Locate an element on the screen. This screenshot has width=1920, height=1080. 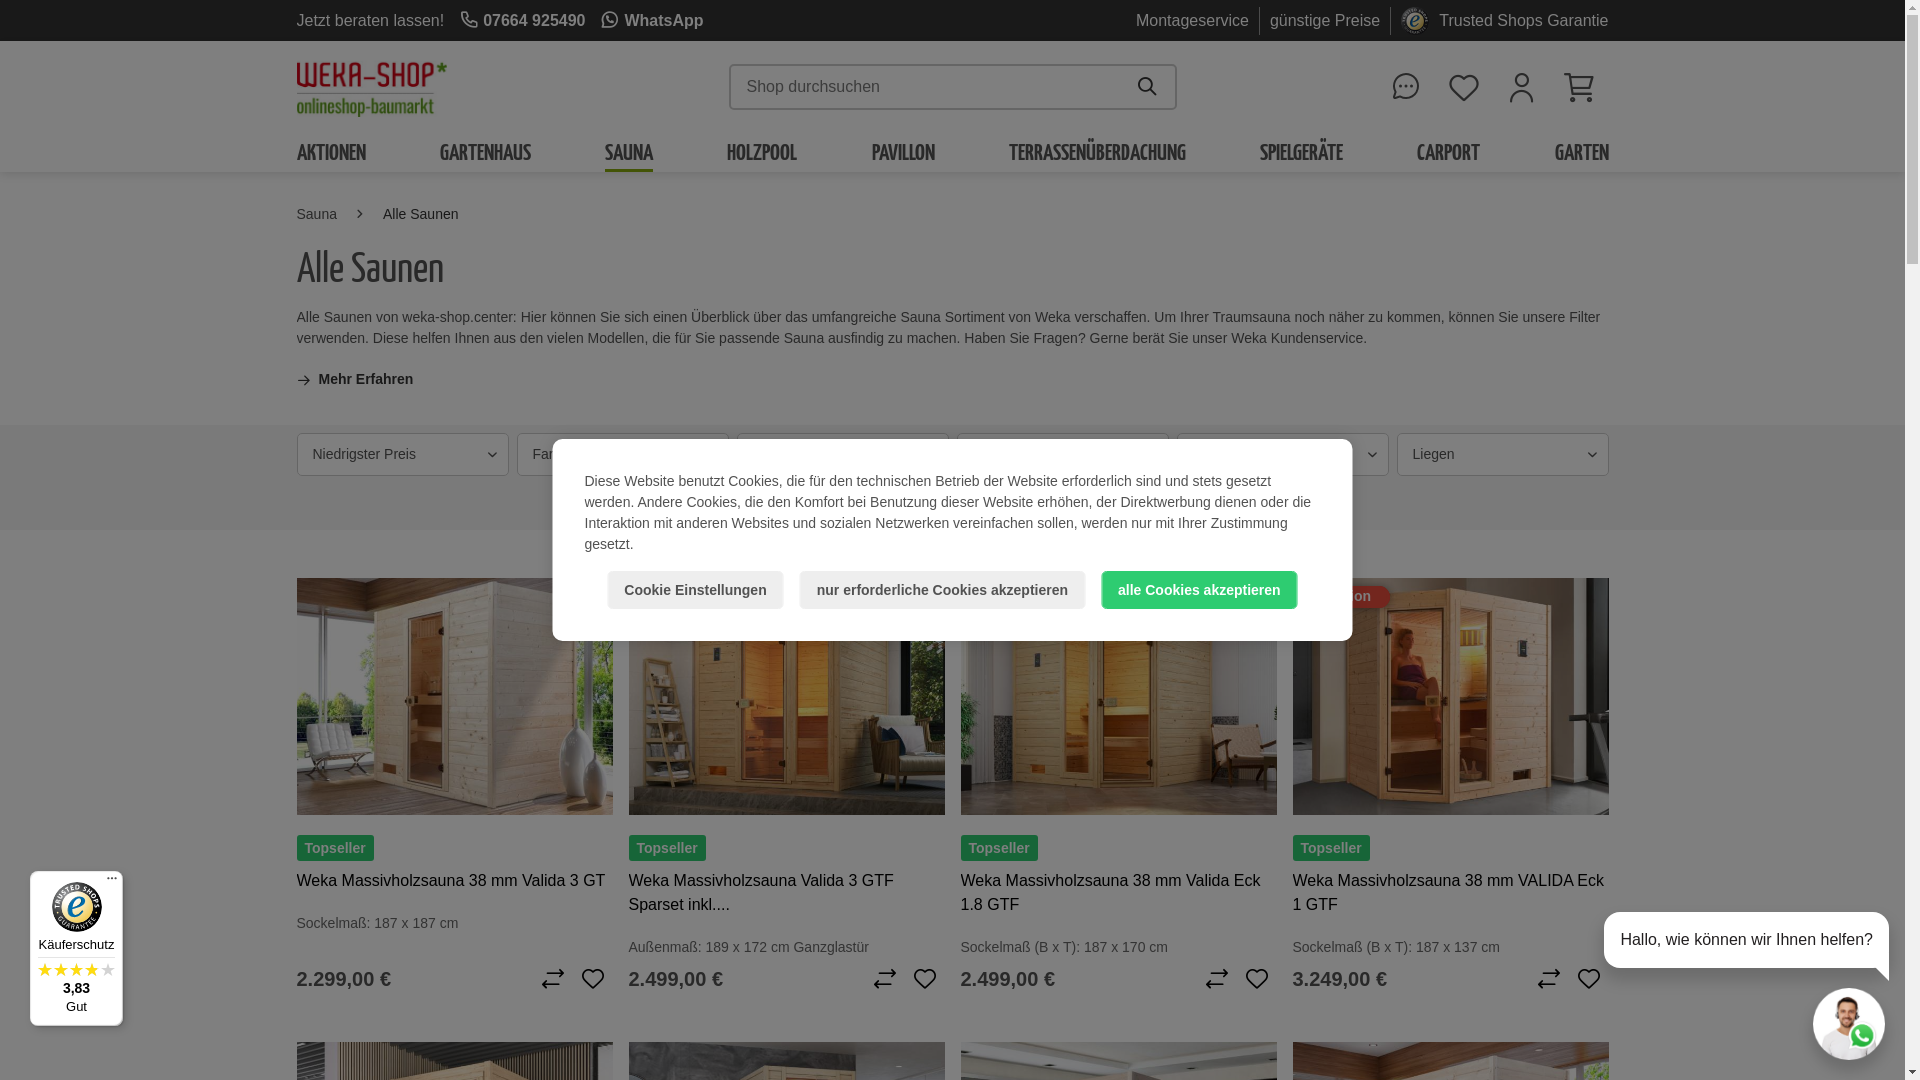
'Weka Massivholzsauna 38 mm VALIDA Eck 1 GTF' is located at coordinates (1449, 695).